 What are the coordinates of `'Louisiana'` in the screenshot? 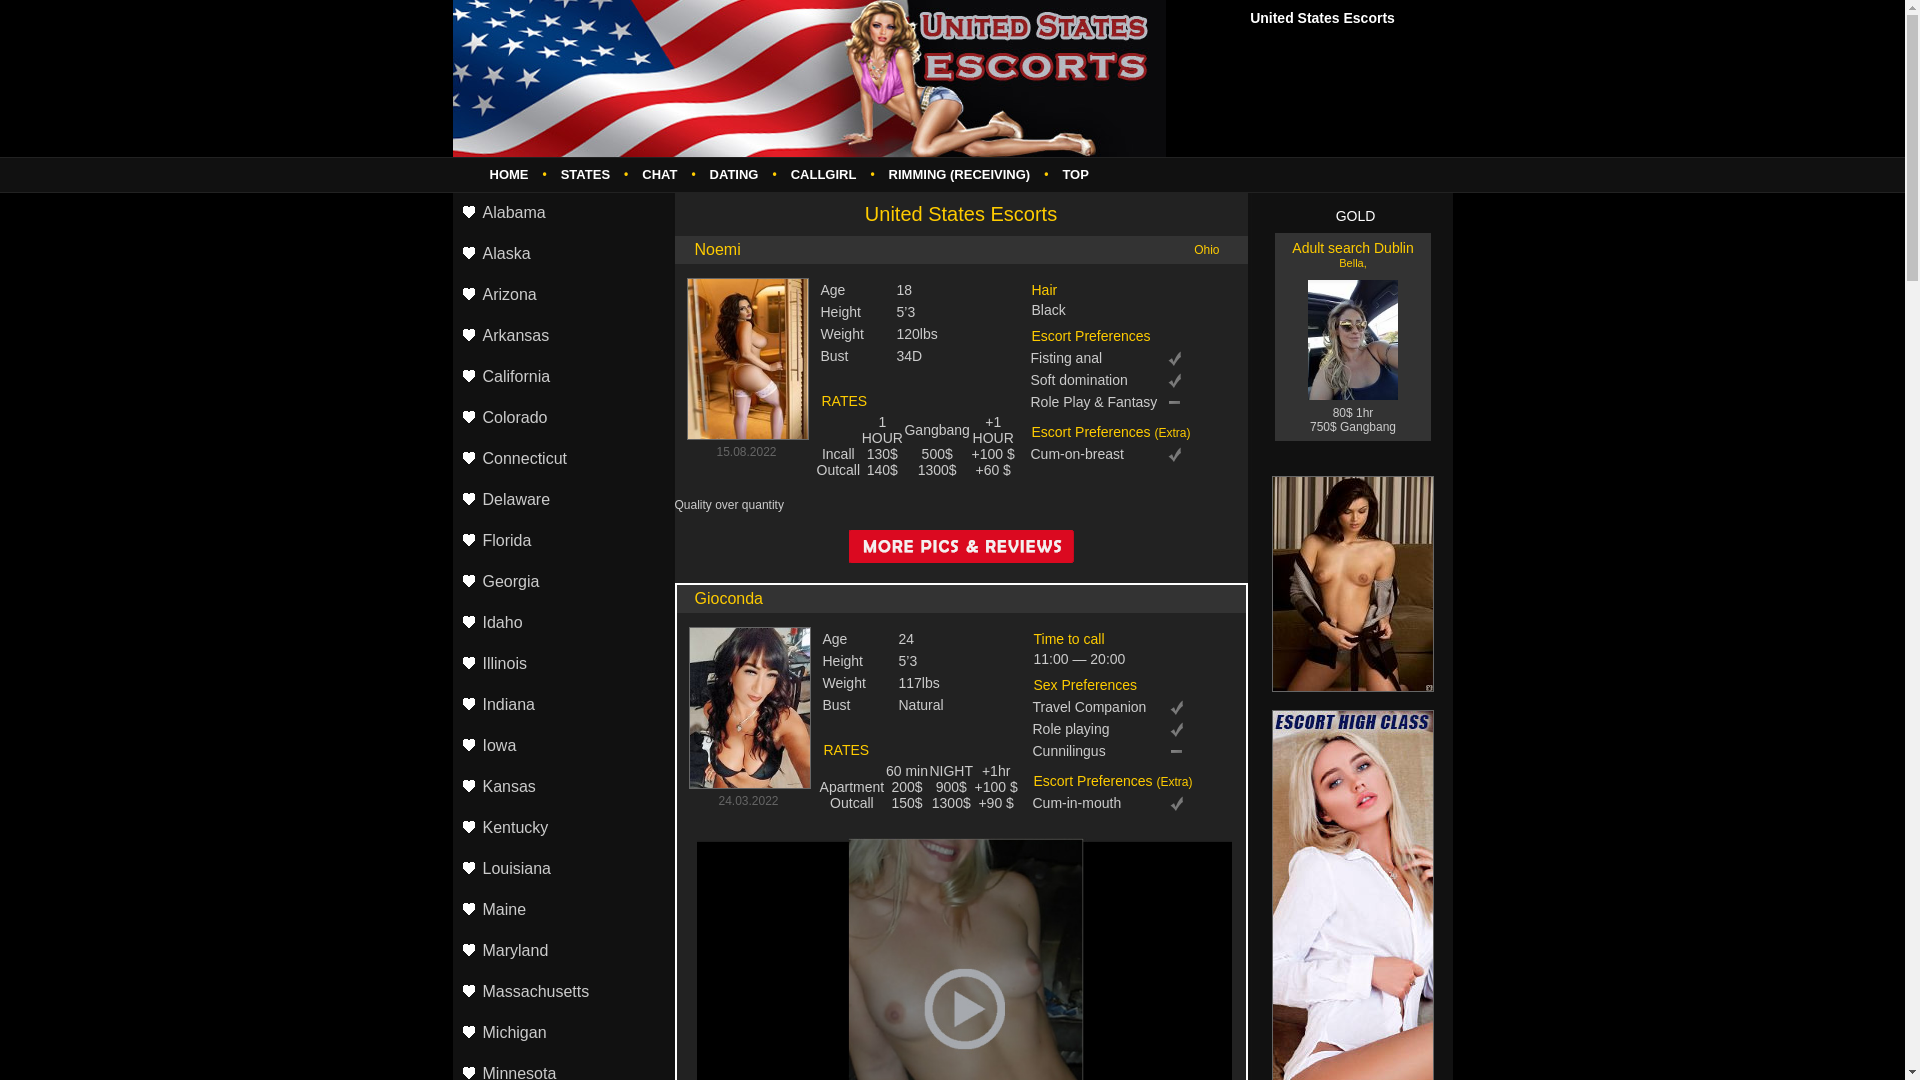 It's located at (560, 868).